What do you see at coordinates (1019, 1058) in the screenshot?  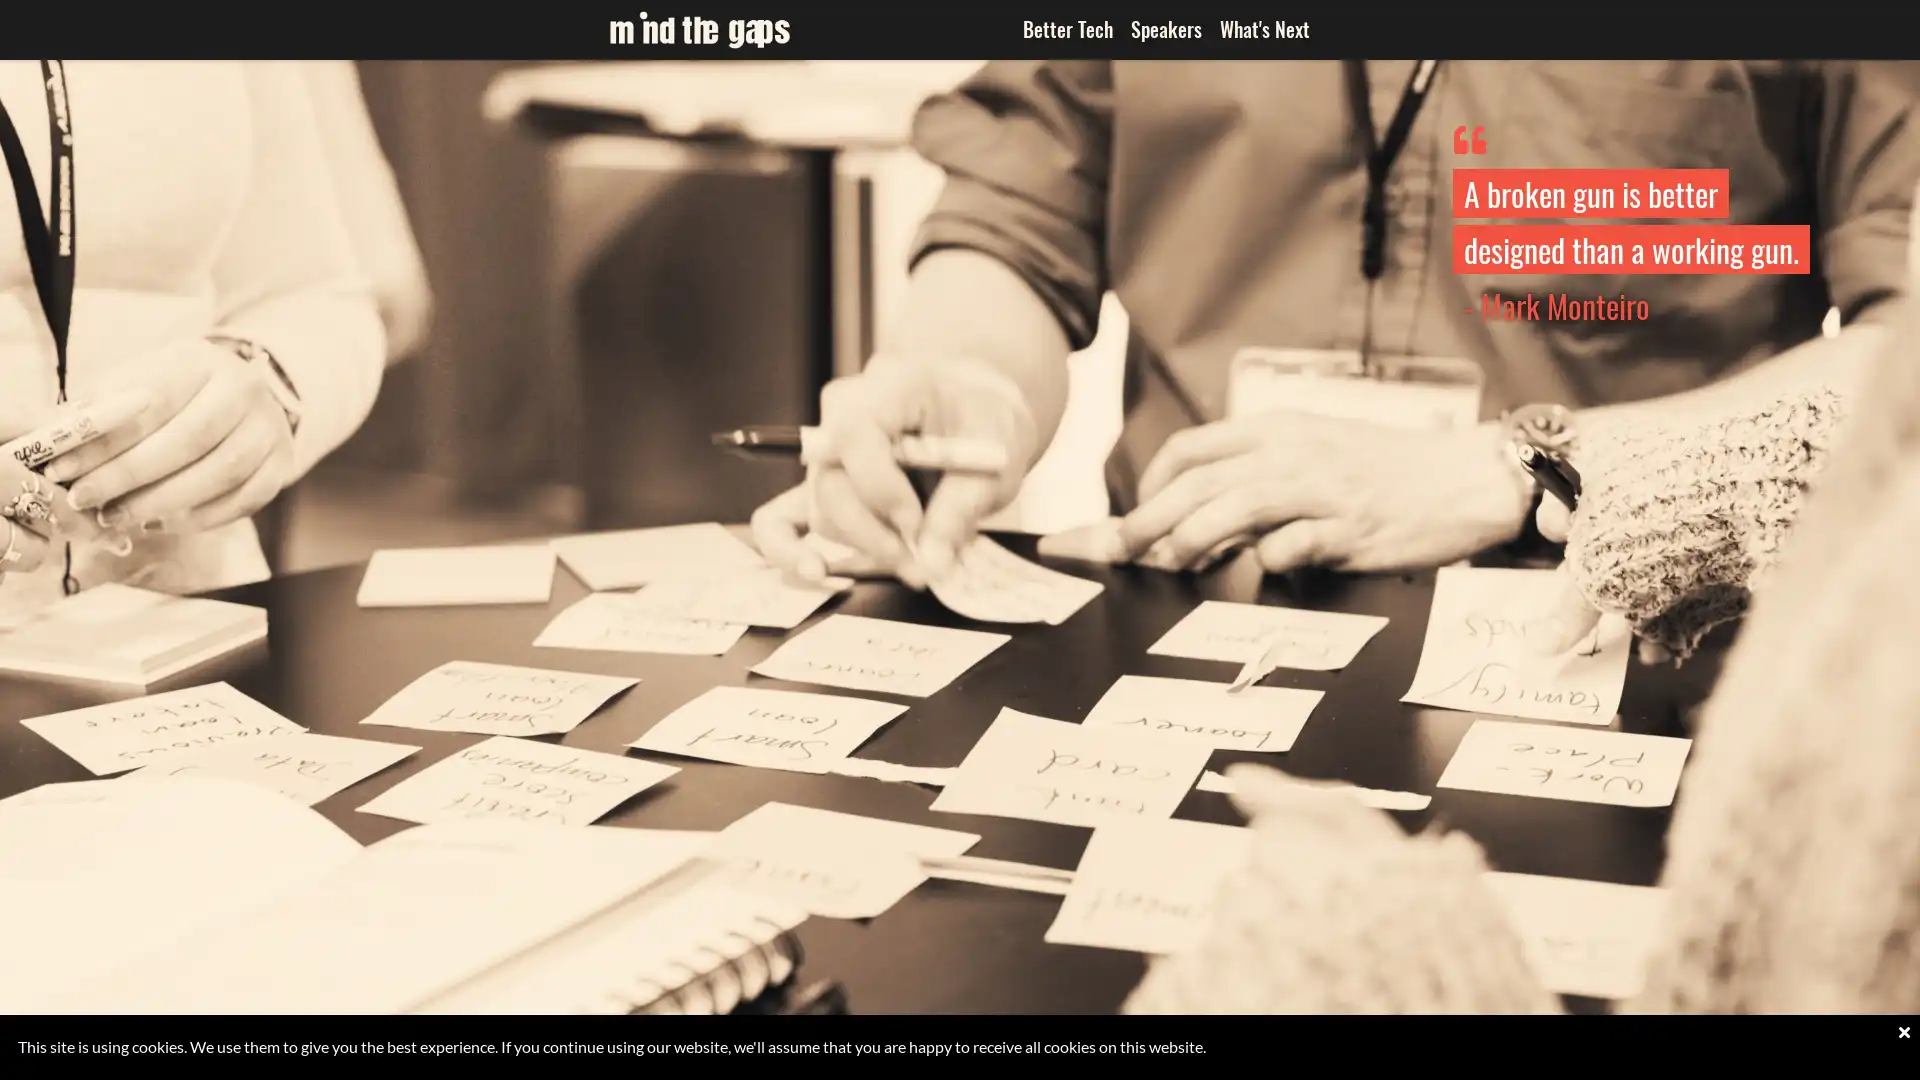 I see `5` at bounding box center [1019, 1058].